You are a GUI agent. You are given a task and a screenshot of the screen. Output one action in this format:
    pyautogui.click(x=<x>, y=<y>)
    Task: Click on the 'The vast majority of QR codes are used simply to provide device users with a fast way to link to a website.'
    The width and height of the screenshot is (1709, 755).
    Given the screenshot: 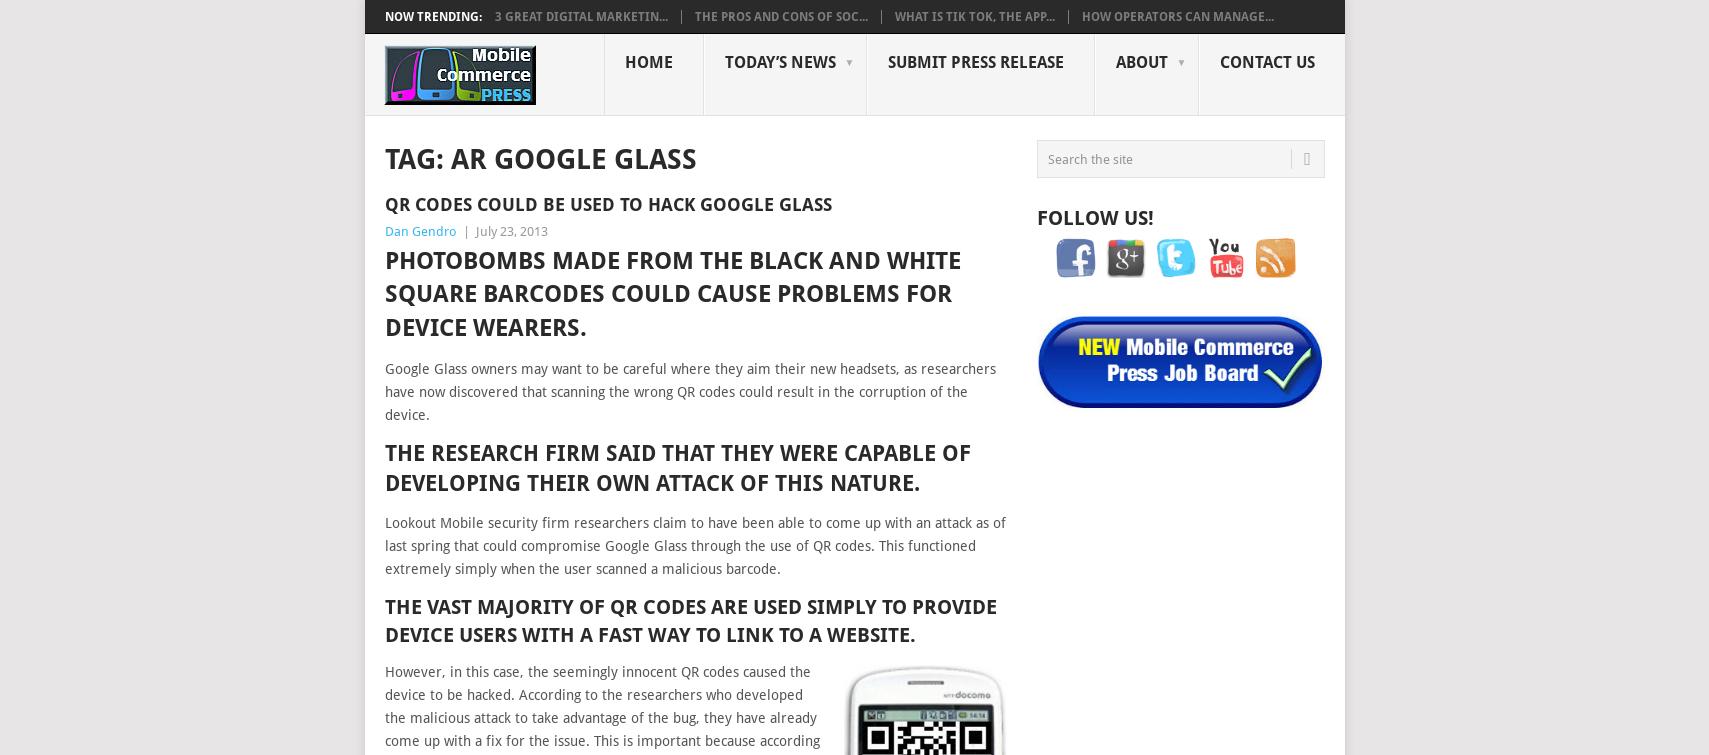 What is the action you would take?
    pyautogui.click(x=688, y=619)
    